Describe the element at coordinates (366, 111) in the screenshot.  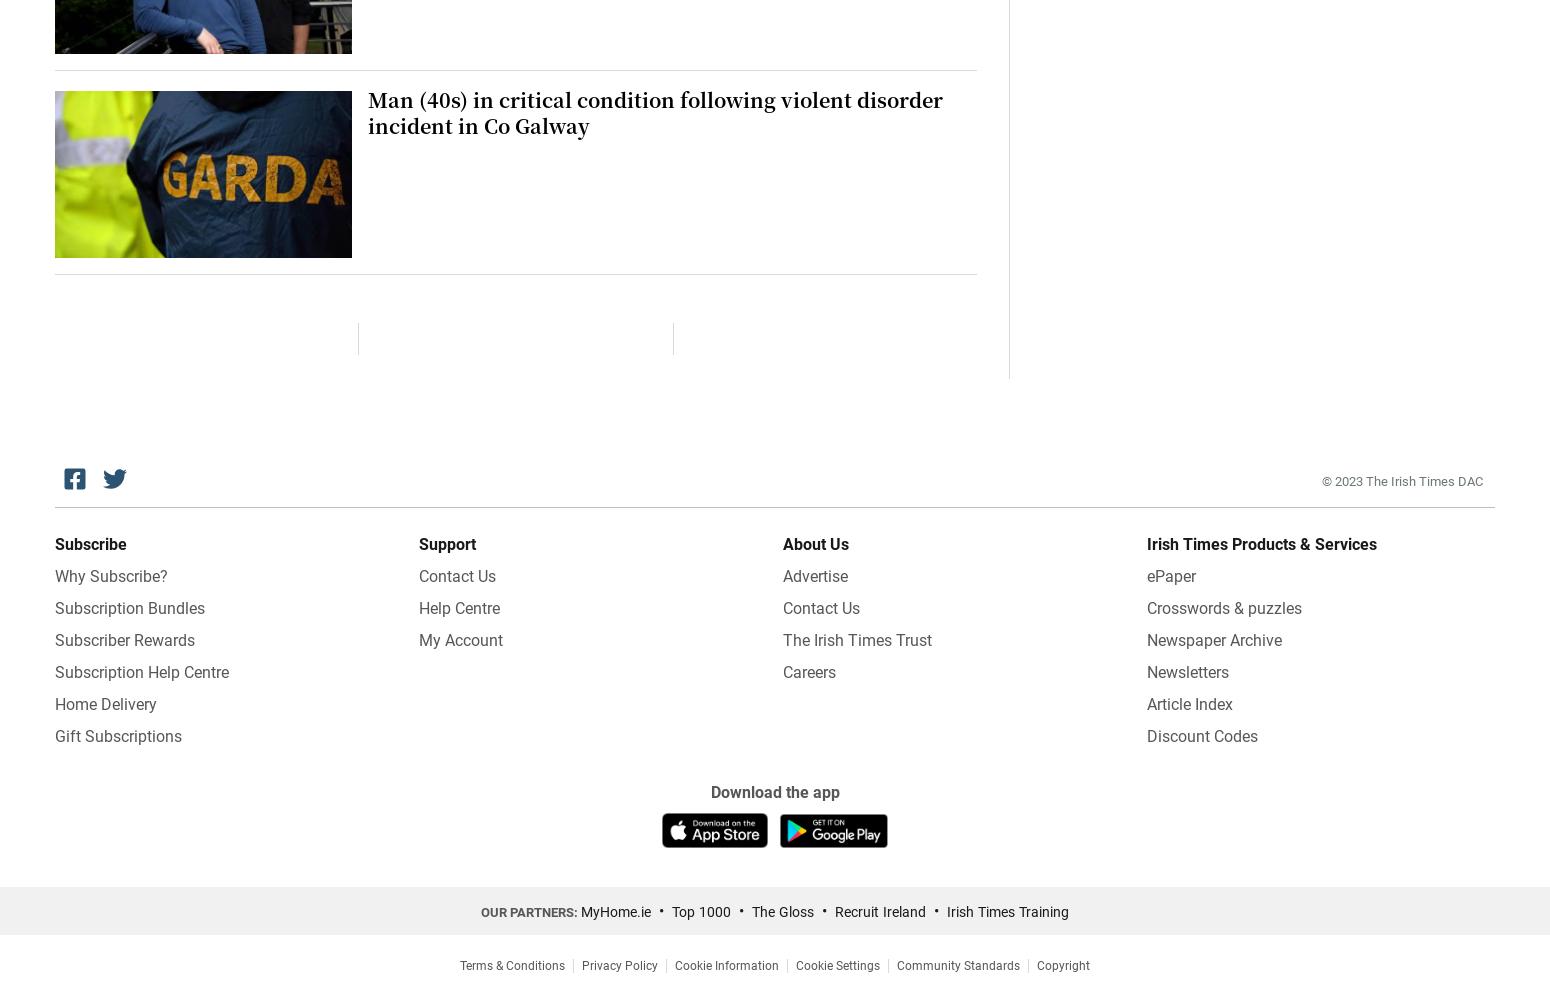
I see `'Man (40s) in critical condition following violent disorder incident in Co Galway'` at that location.